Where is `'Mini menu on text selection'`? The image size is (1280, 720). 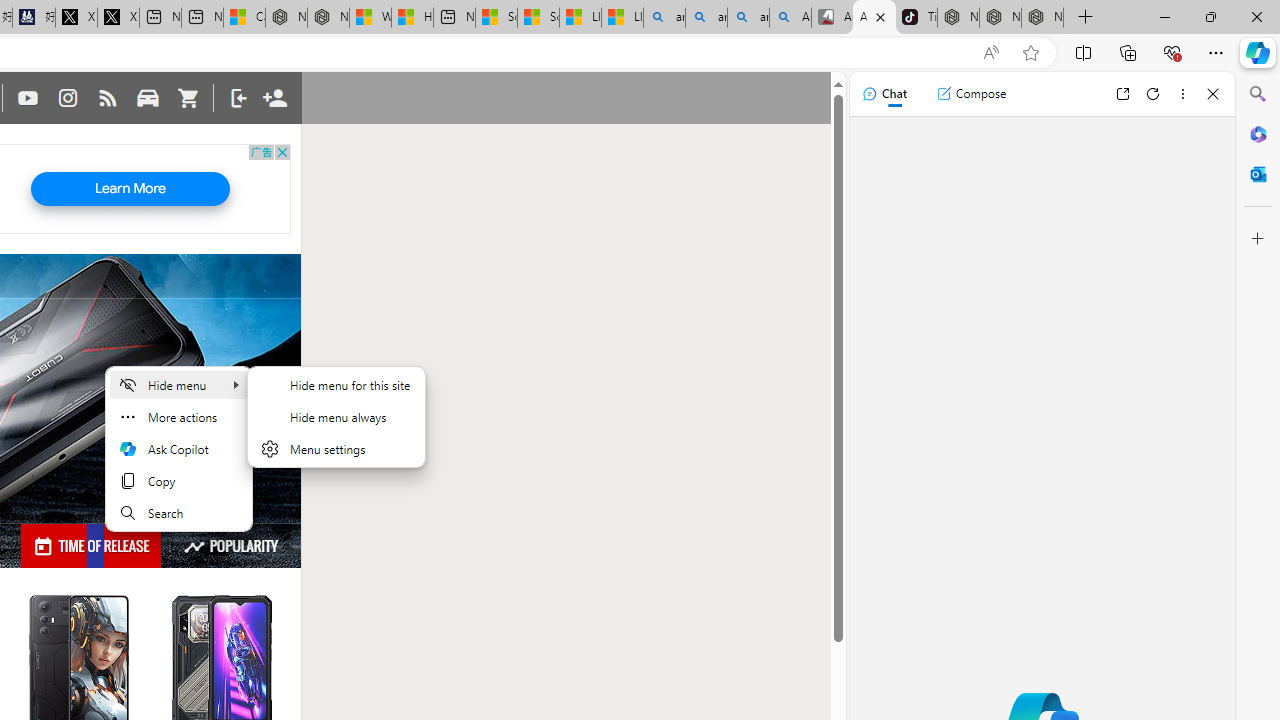
'Mini menu on text selection' is located at coordinates (179, 460).